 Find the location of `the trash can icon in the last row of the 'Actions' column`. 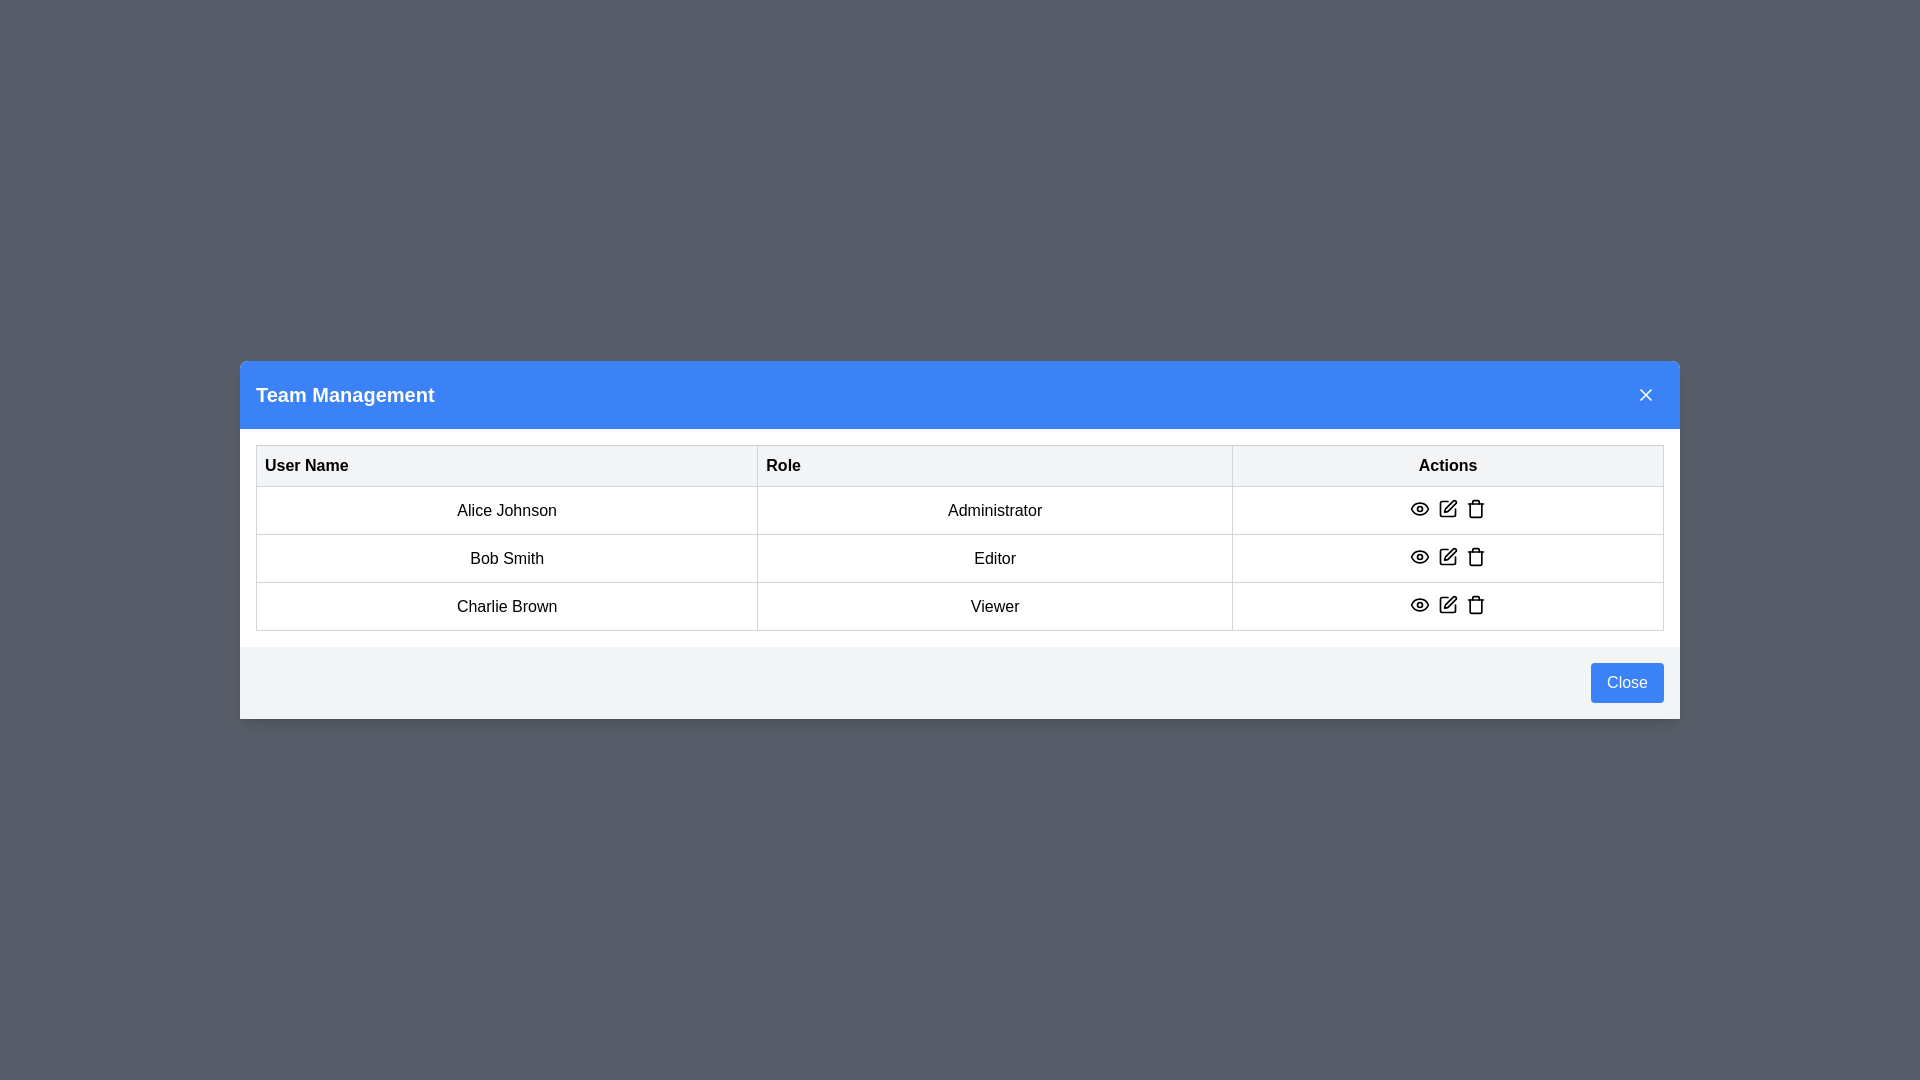

the trash can icon in the last row of the 'Actions' column is located at coordinates (1476, 604).